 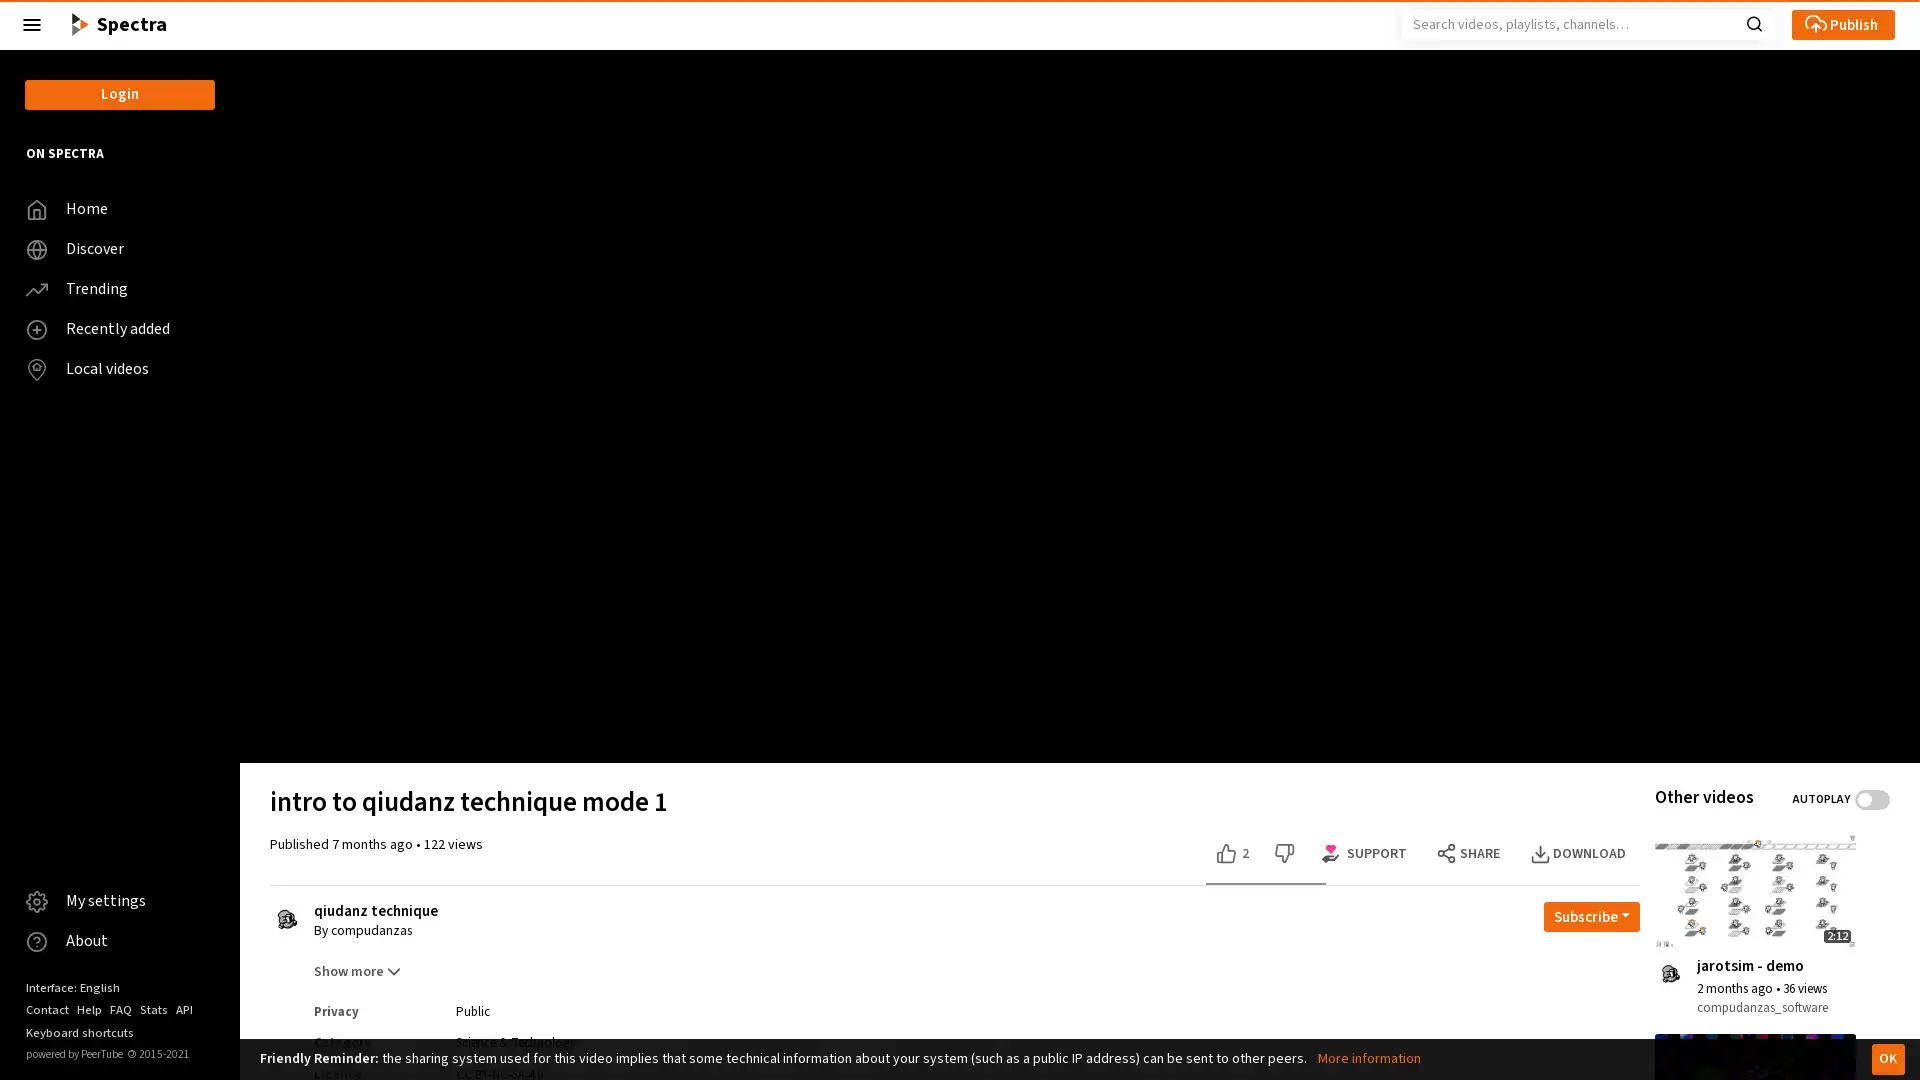 I want to click on Support options for this video, so click(x=1364, y=853).